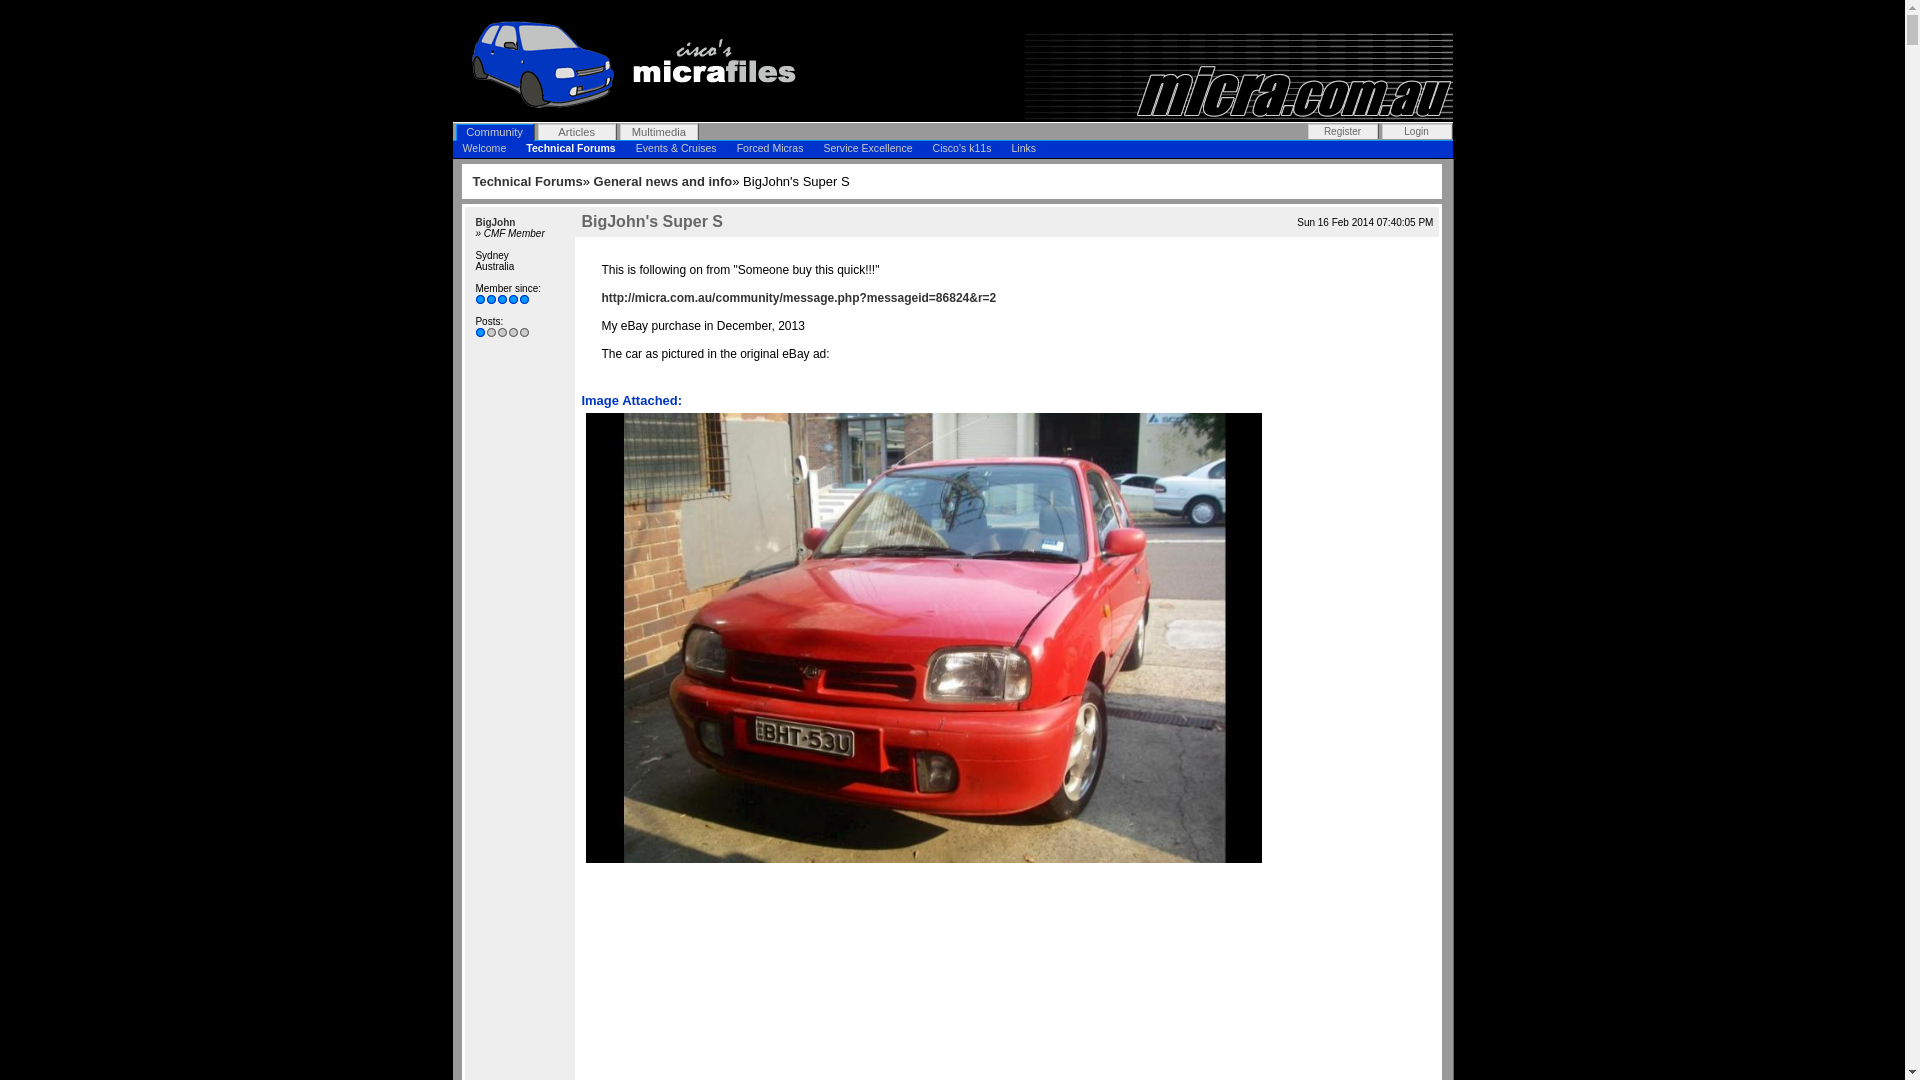 Image resolution: width=1920 pixels, height=1080 pixels. What do you see at coordinates (569, 148) in the screenshot?
I see `'Technical Forums'` at bounding box center [569, 148].